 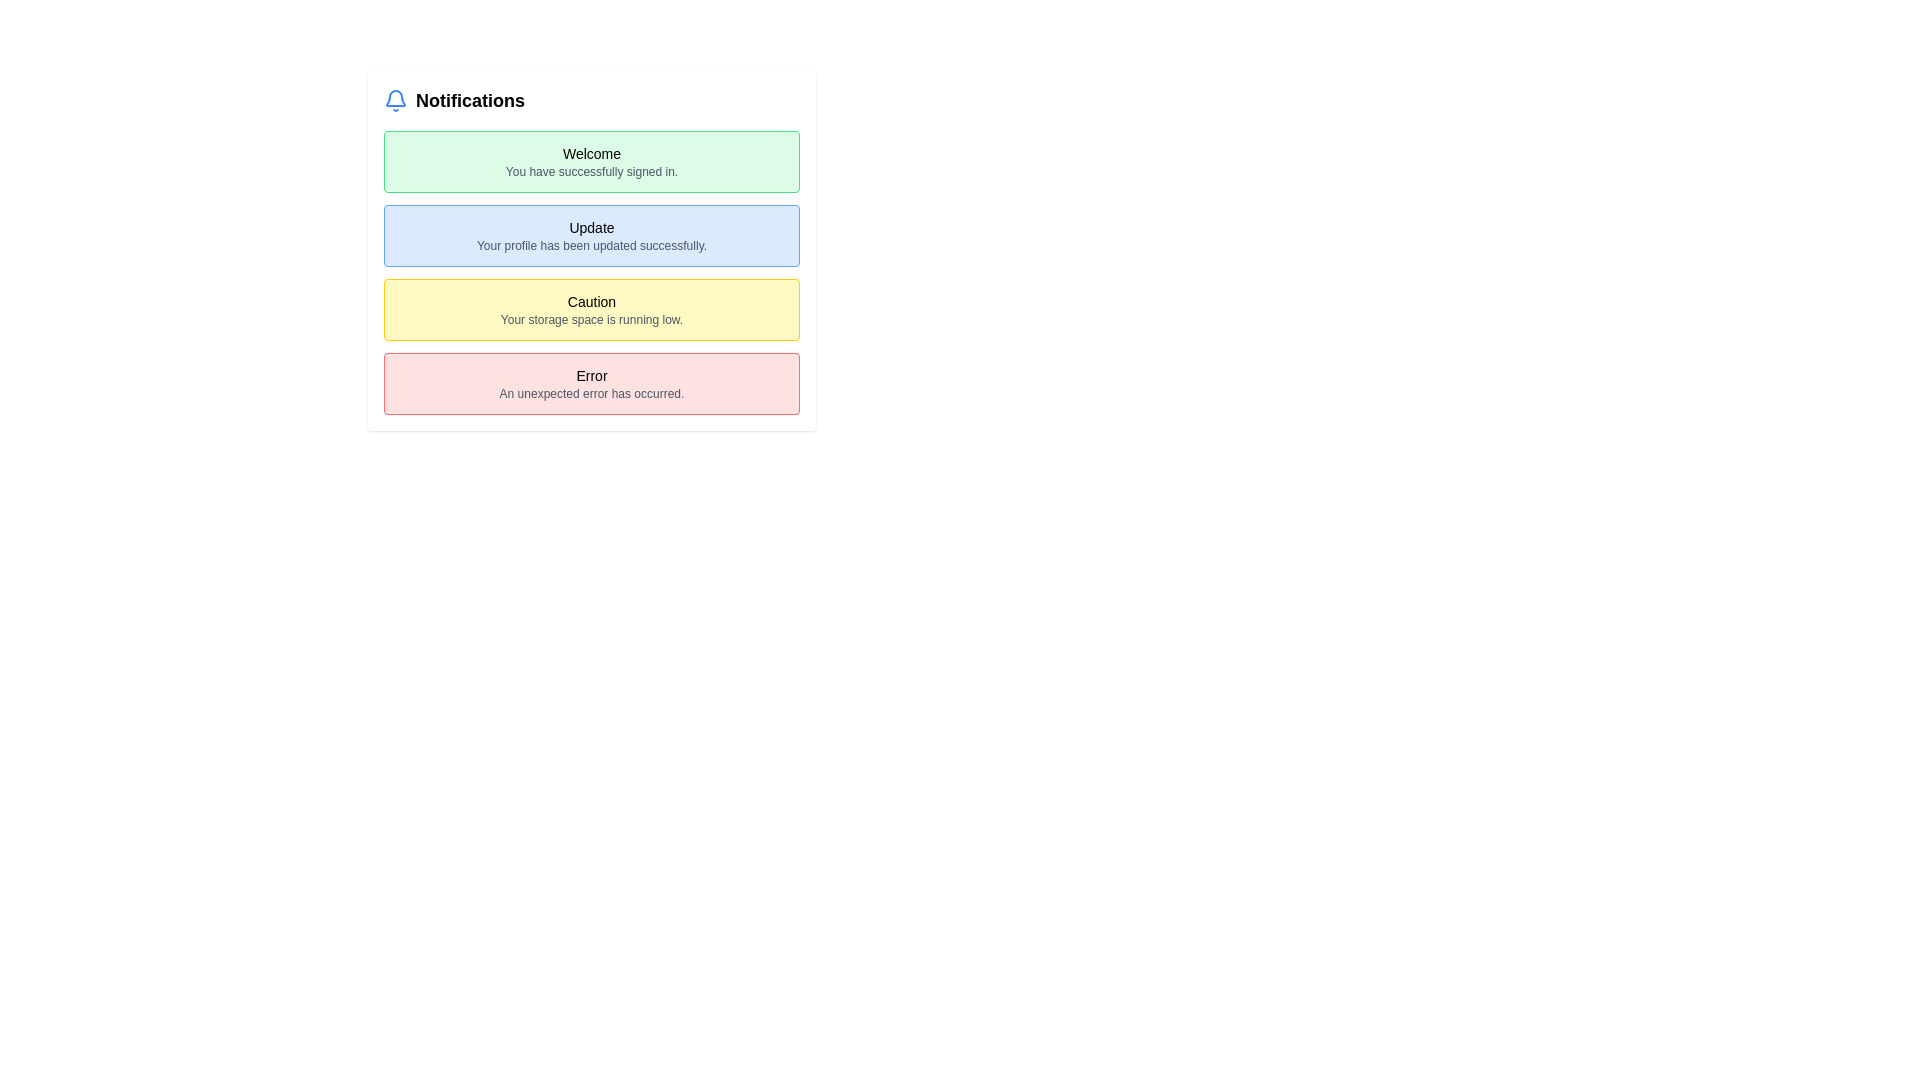 What do you see at coordinates (590, 301) in the screenshot?
I see `title of the third notification banner, which provides the nature or severity of the message, located above the text 'Your storage space is running low.'` at bounding box center [590, 301].